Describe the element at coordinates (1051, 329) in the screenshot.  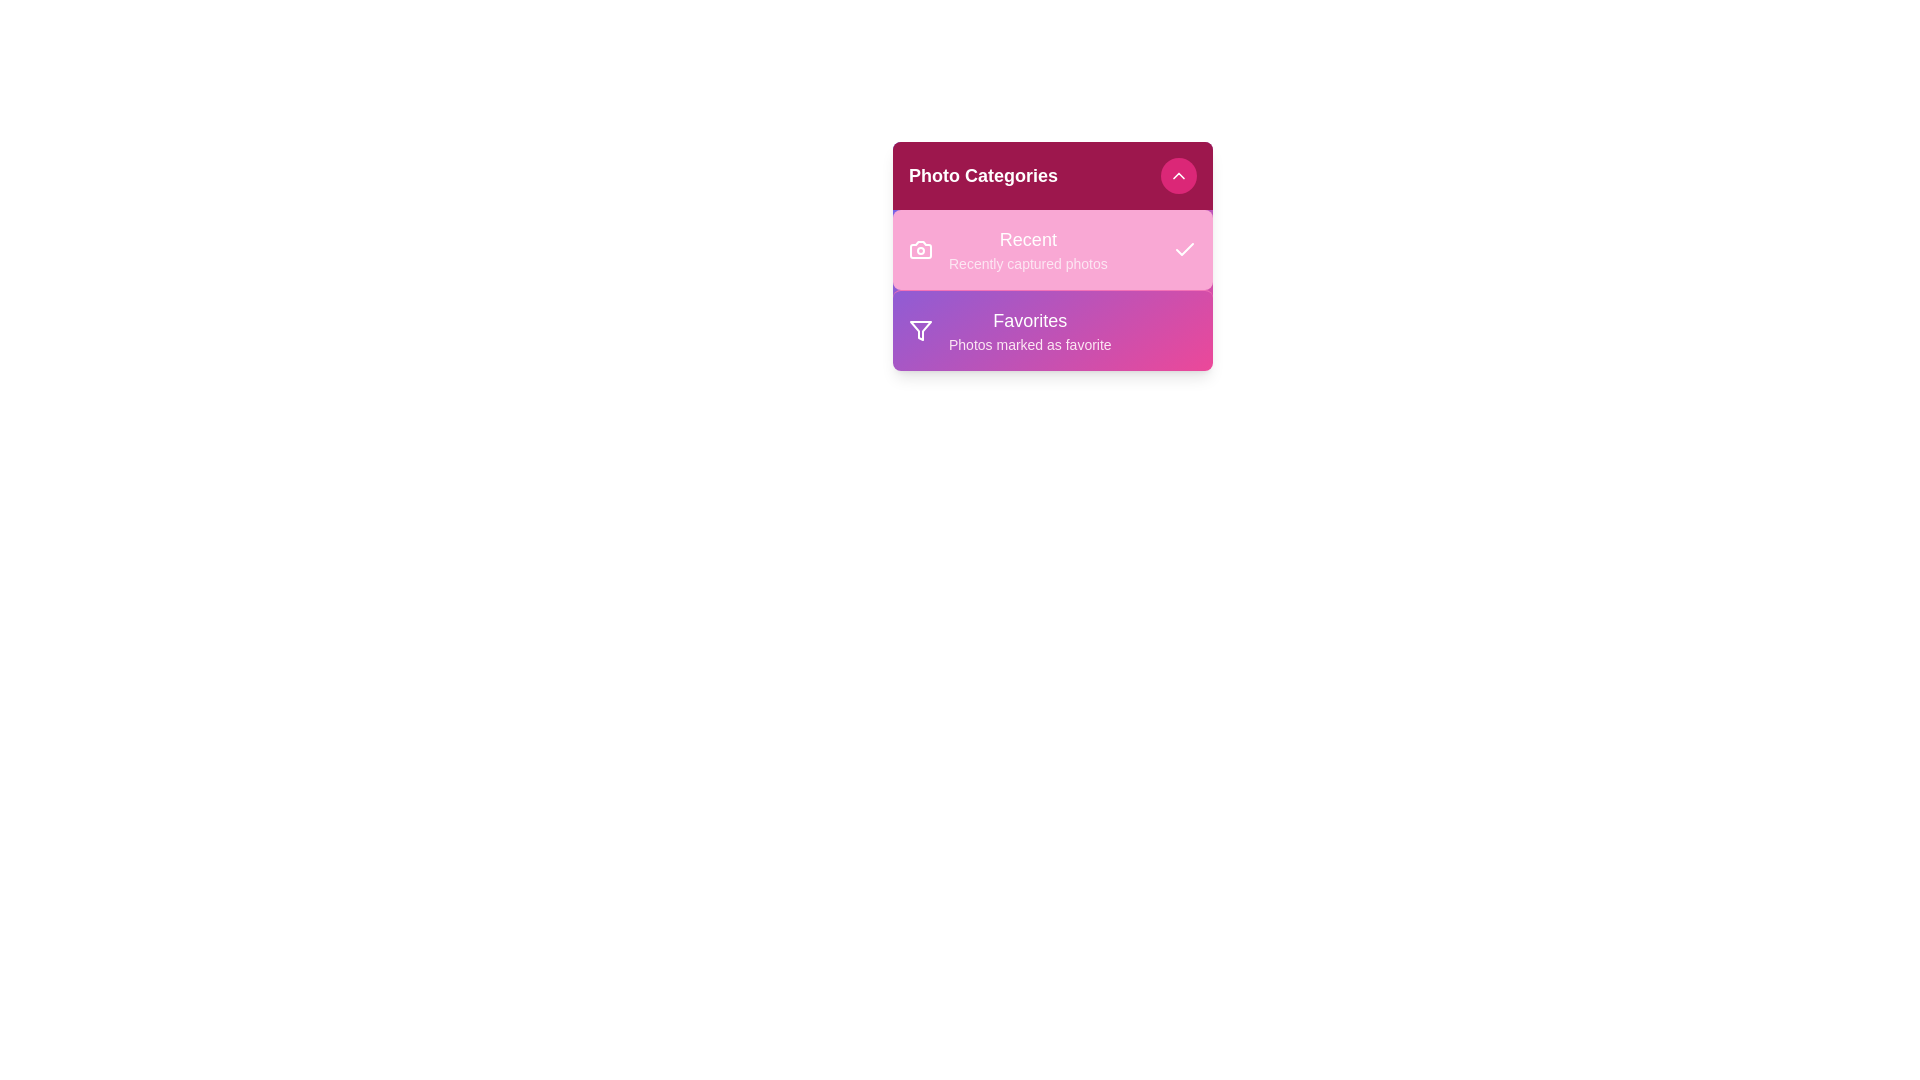
I see `the category Favorites from the list` at that location.